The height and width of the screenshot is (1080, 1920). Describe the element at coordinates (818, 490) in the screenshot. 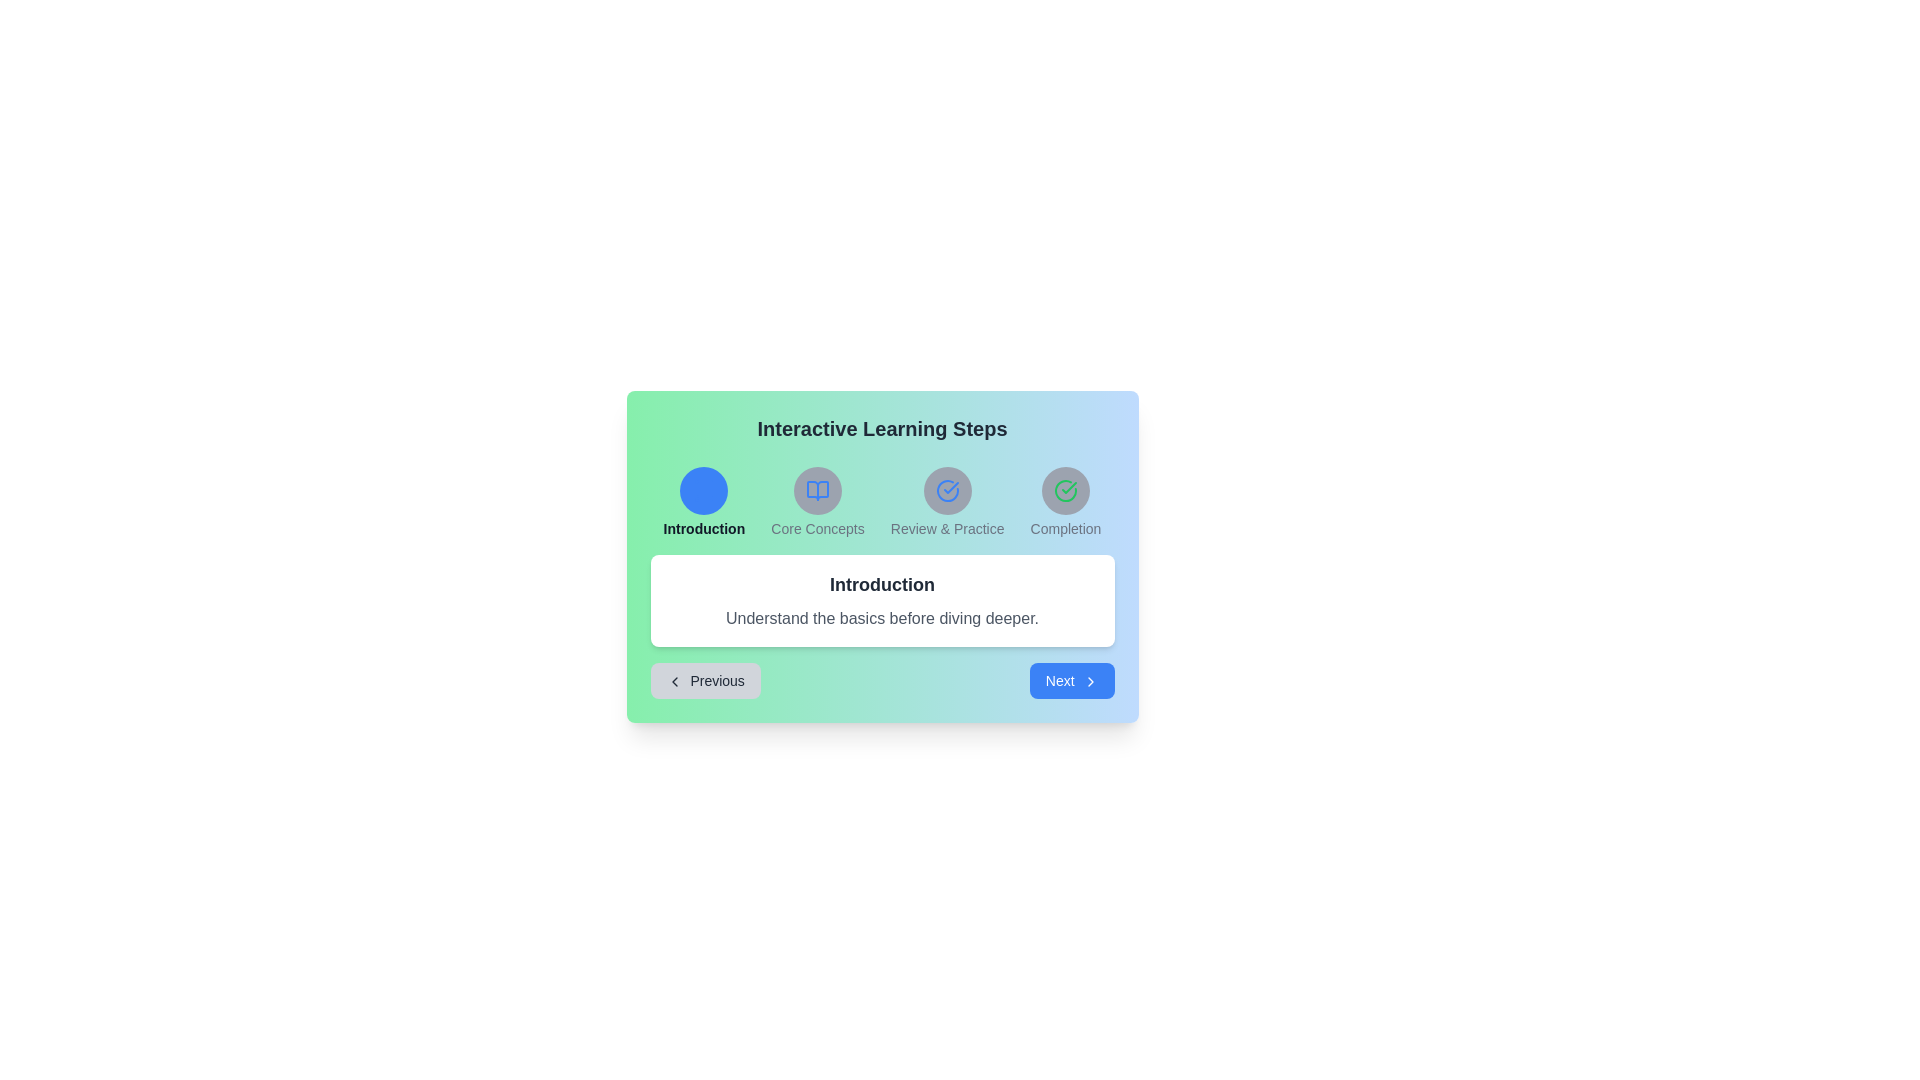

I see `the open book icon with rounded edges and a blue color, located at the center of the 'Core Concepts' step in the stepper layout` at that location.